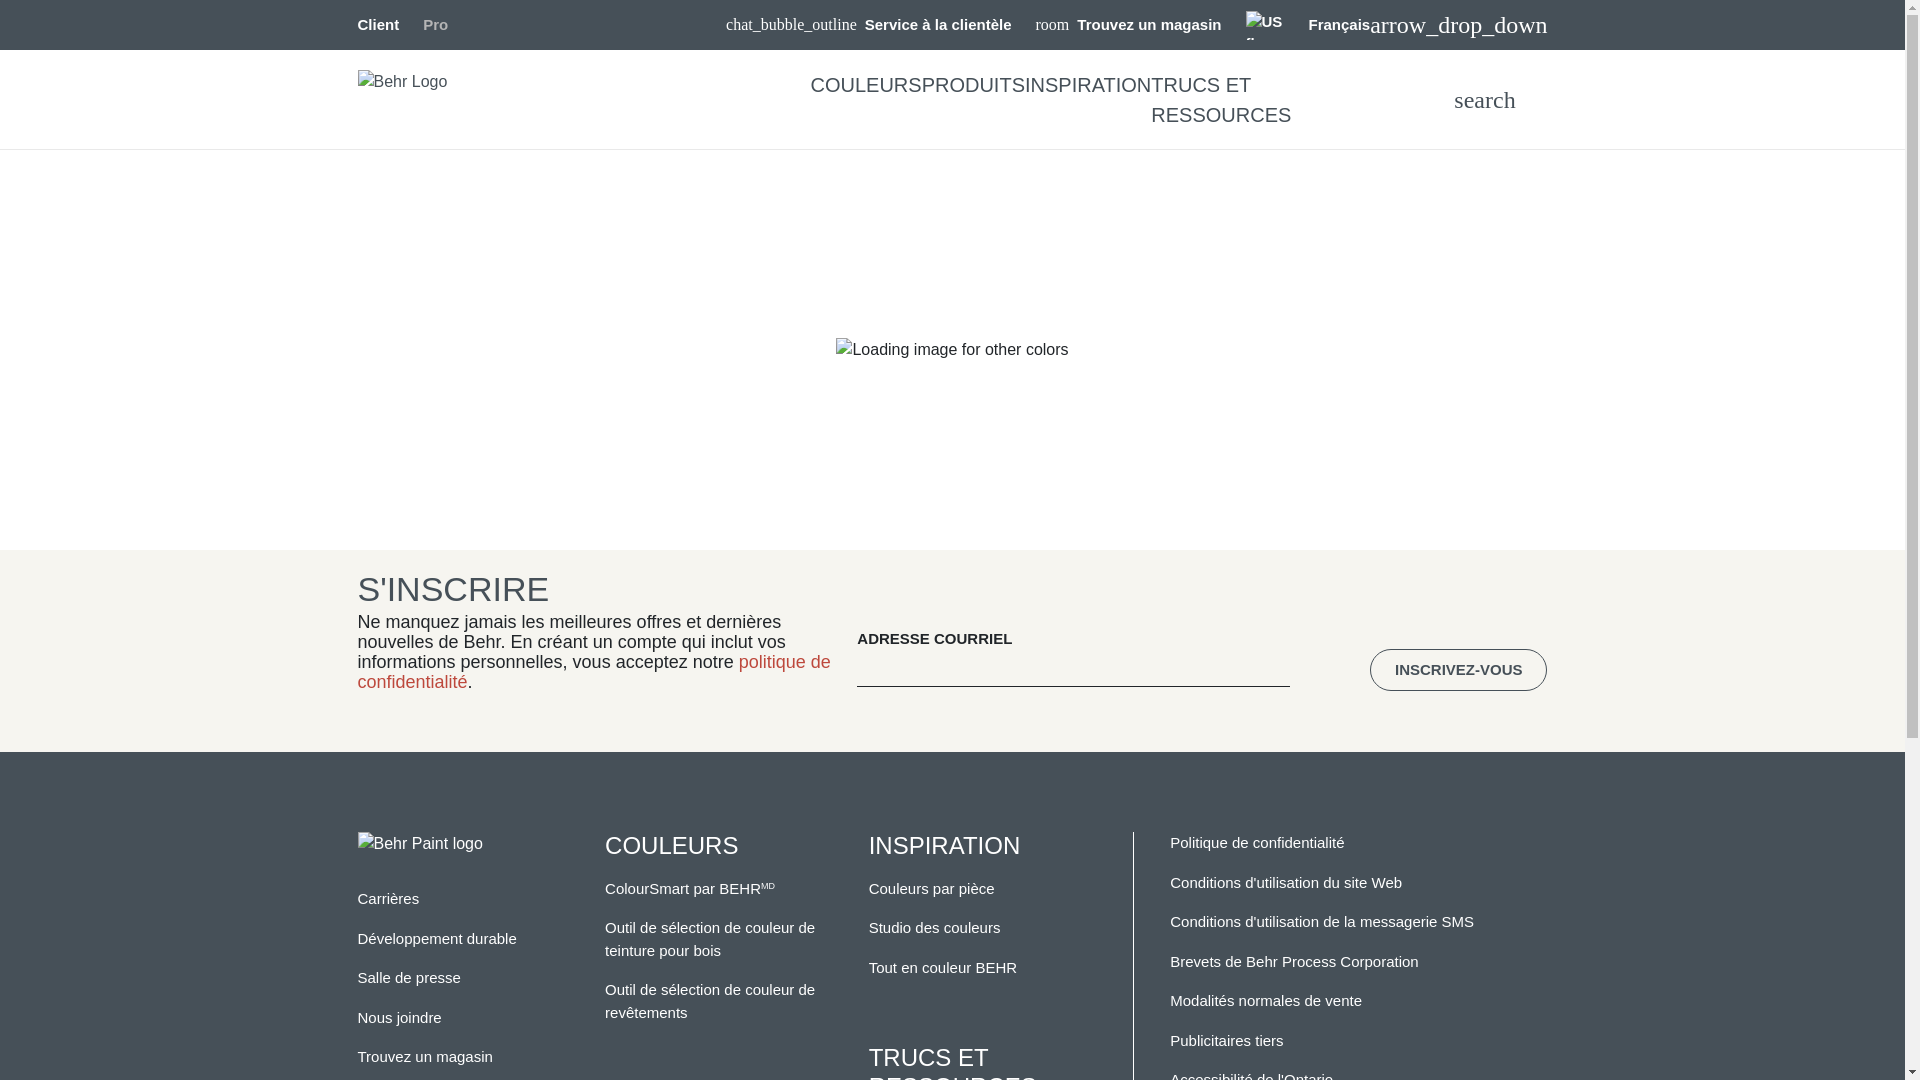 The width and height of the screenshot is (1920, 1080). Describe the element at coordinates (379, 24) in the screenshot. I see `'Client'` at that location.